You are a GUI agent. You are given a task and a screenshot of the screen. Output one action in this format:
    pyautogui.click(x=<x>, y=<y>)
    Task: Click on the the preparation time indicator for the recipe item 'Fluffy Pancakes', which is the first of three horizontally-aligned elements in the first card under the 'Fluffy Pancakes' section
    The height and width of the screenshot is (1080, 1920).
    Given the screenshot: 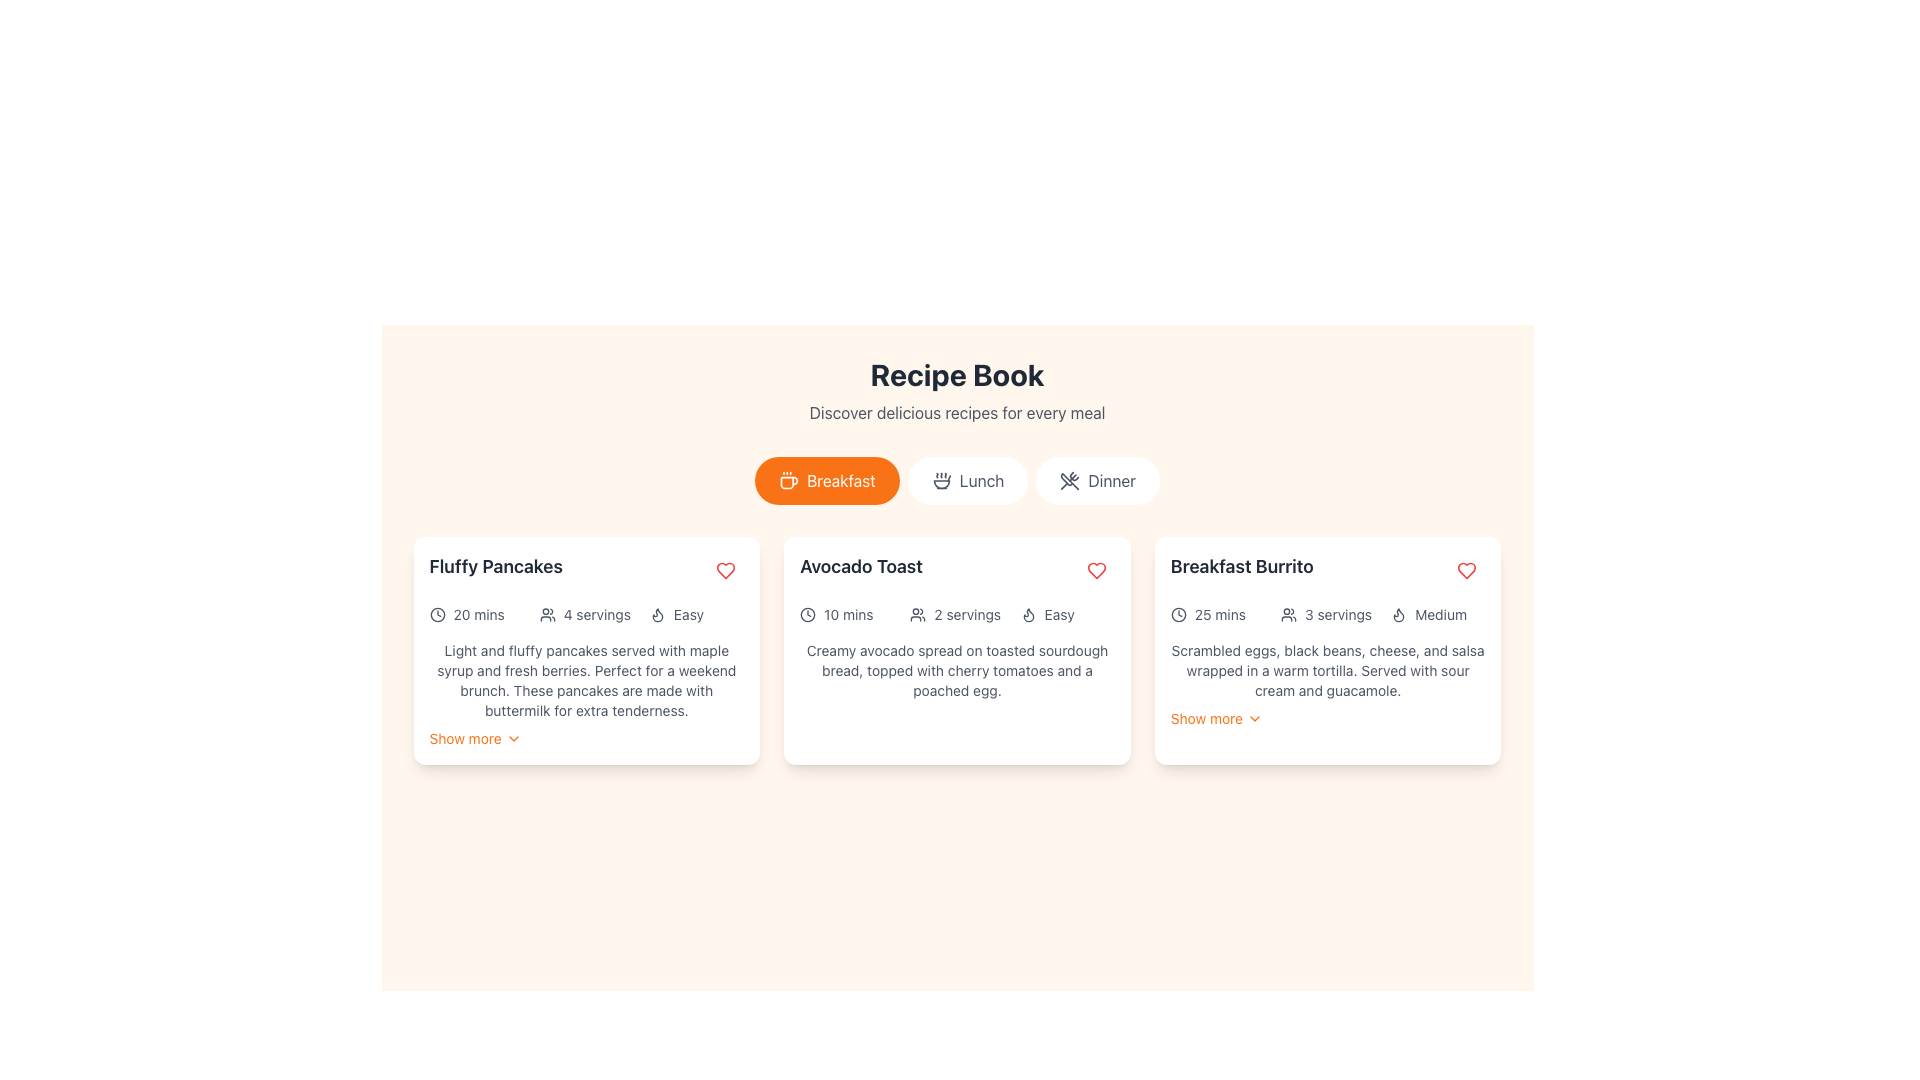 What is the action you would take?
    pyautogui.click(x=475, y=613)
    